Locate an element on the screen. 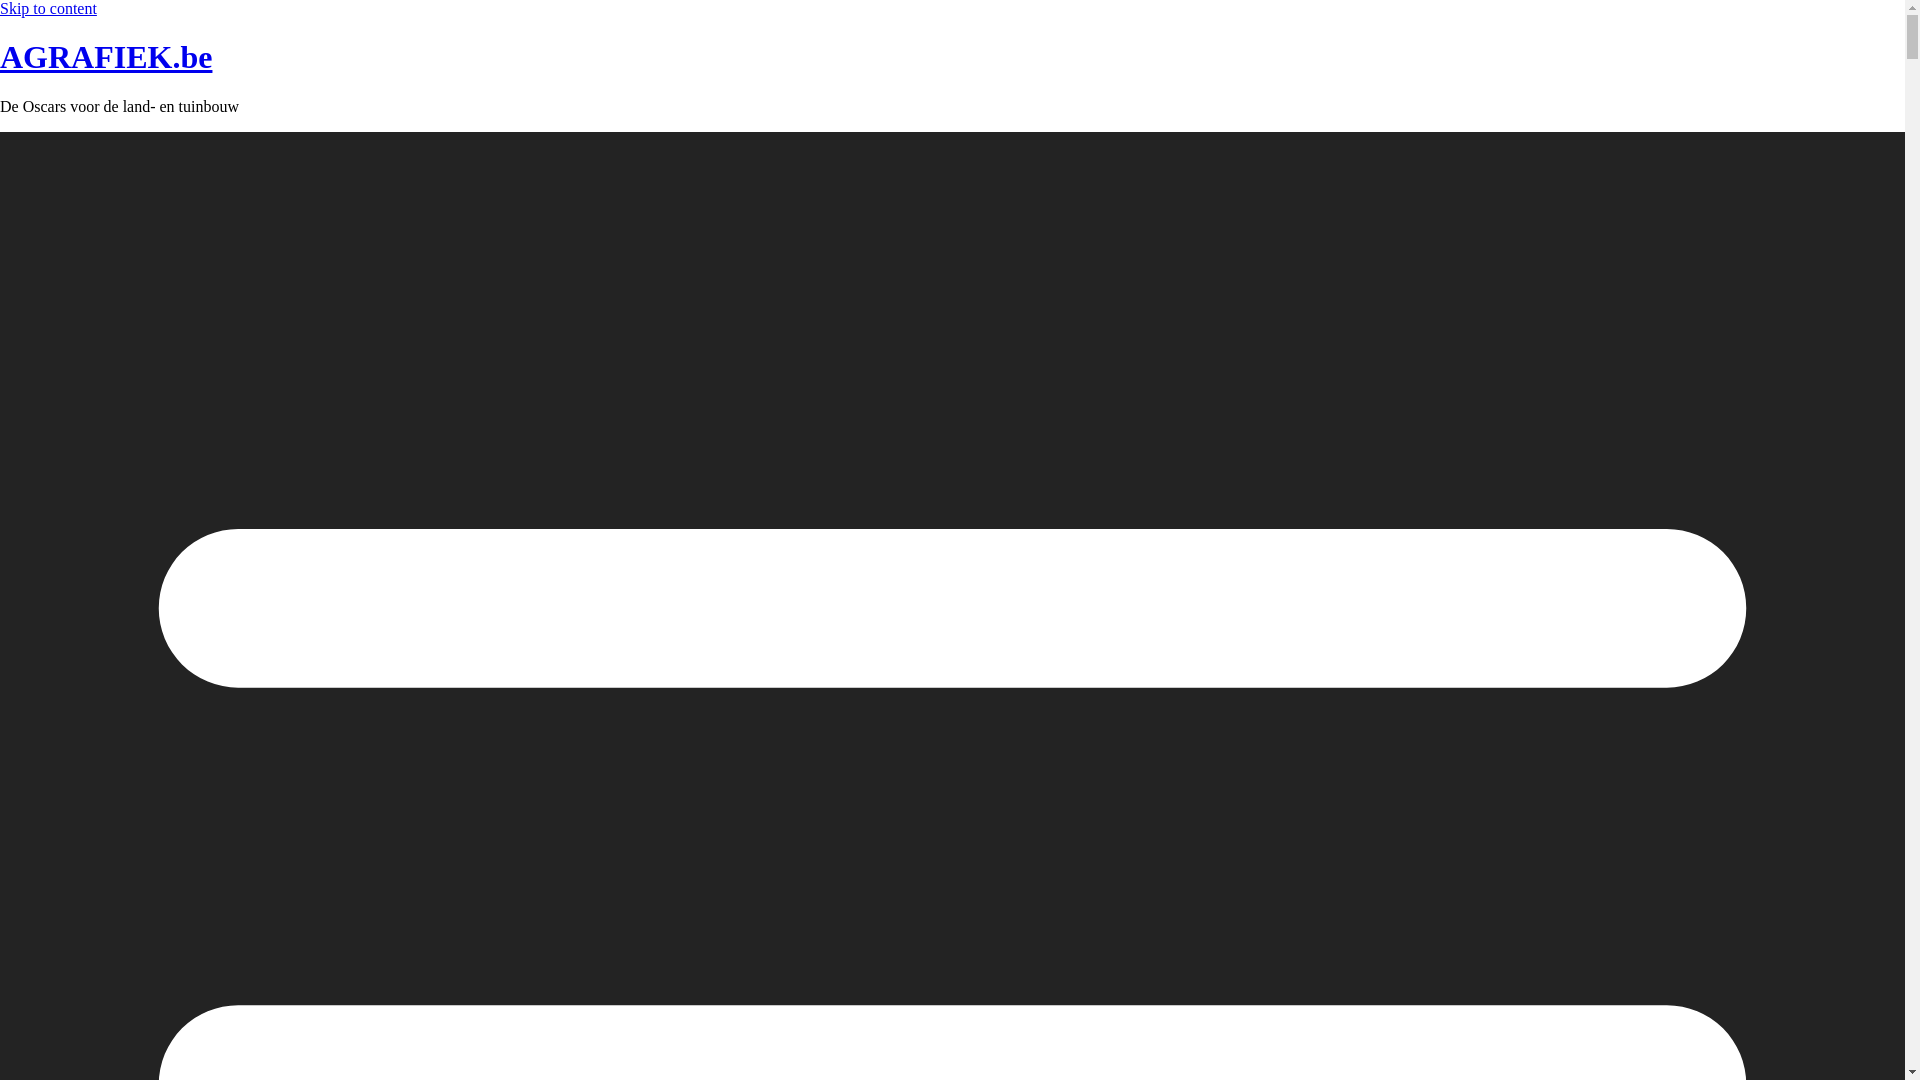 The width and height of the screenshot is (1920, 1080). 'AGRAFIEK.be' is located at coordinates (104, 56).